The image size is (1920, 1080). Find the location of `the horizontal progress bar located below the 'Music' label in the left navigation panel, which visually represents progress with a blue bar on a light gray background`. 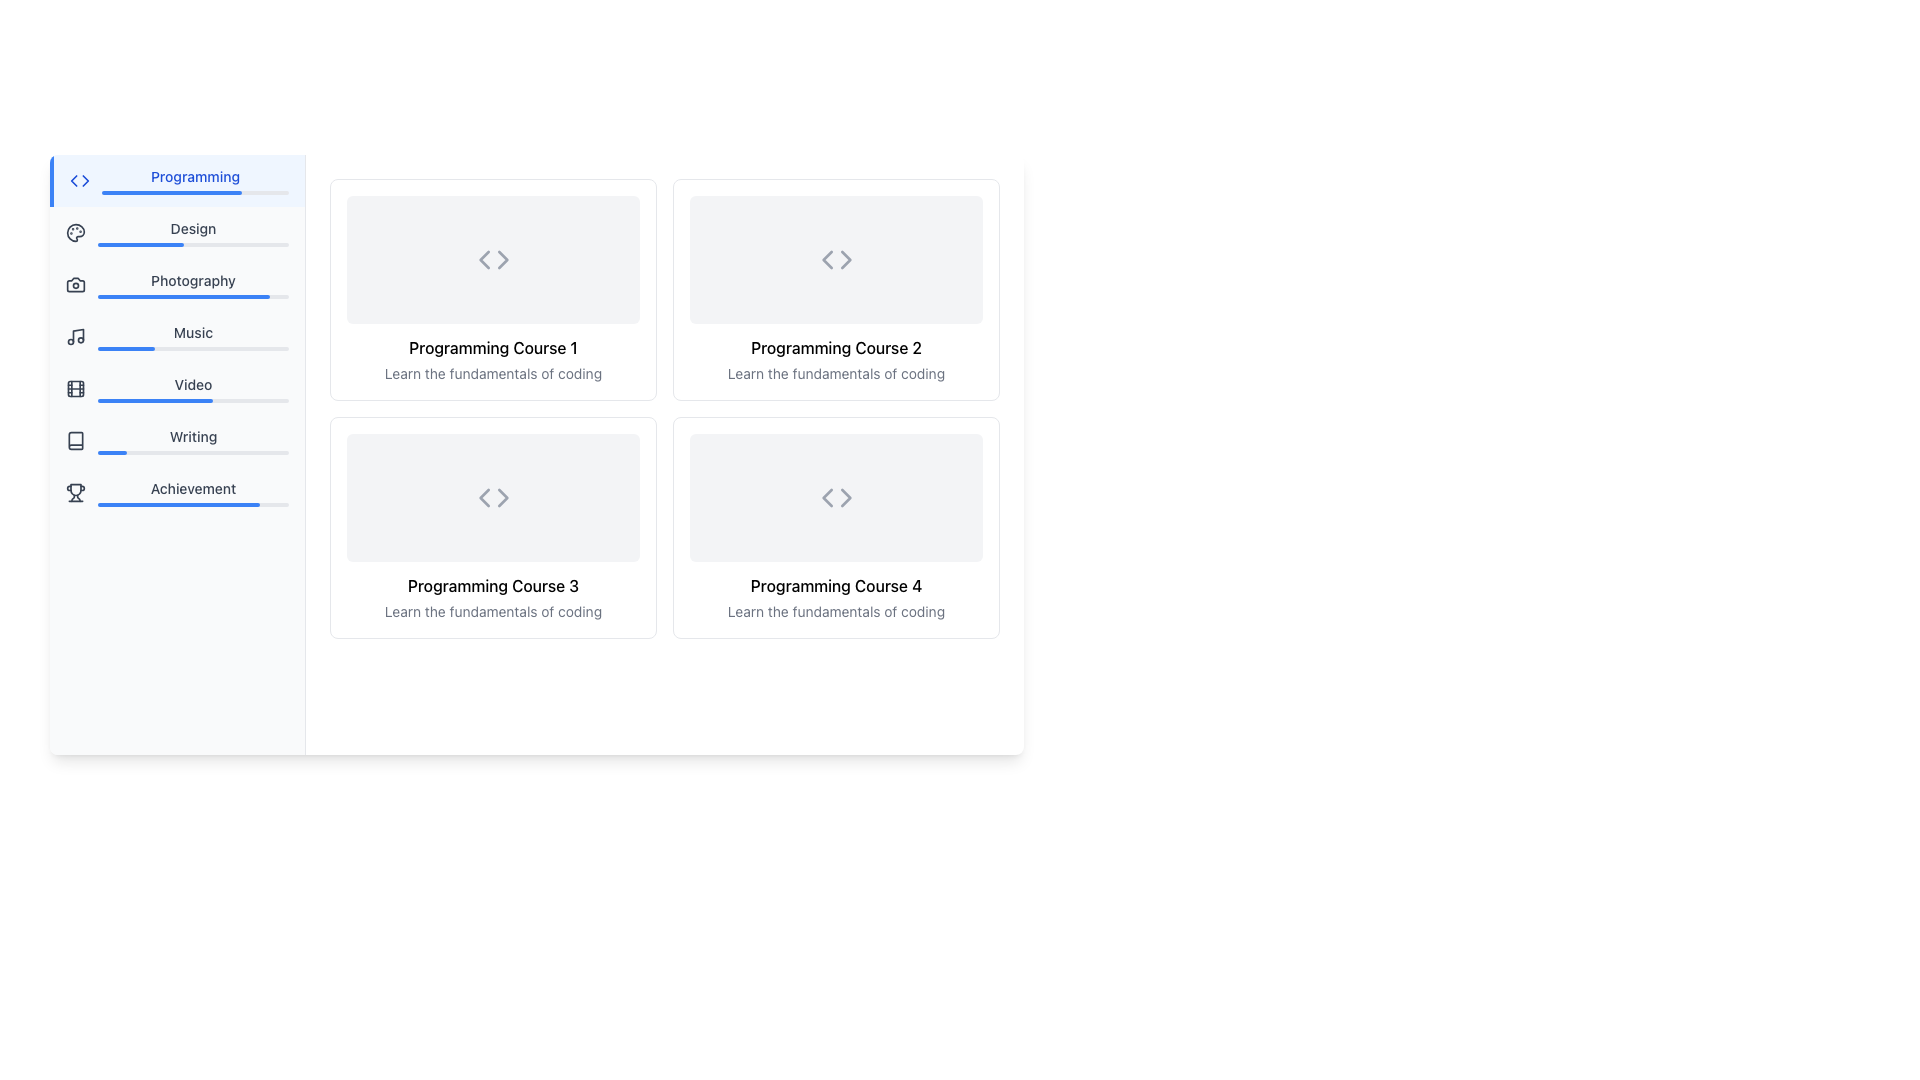

the horizontal progress bar located below the 'Music' label in the left navigation panel, which visually represents progress with a blue bar on a light gray background is located at coordinates (193, 347).